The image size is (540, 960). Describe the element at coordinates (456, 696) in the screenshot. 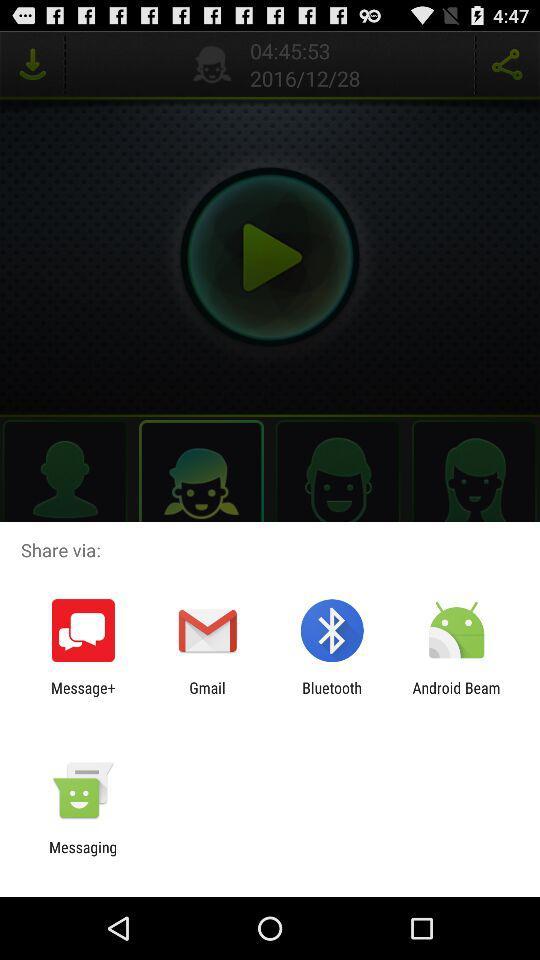

I see `the app at the bottom right corner` at that location.